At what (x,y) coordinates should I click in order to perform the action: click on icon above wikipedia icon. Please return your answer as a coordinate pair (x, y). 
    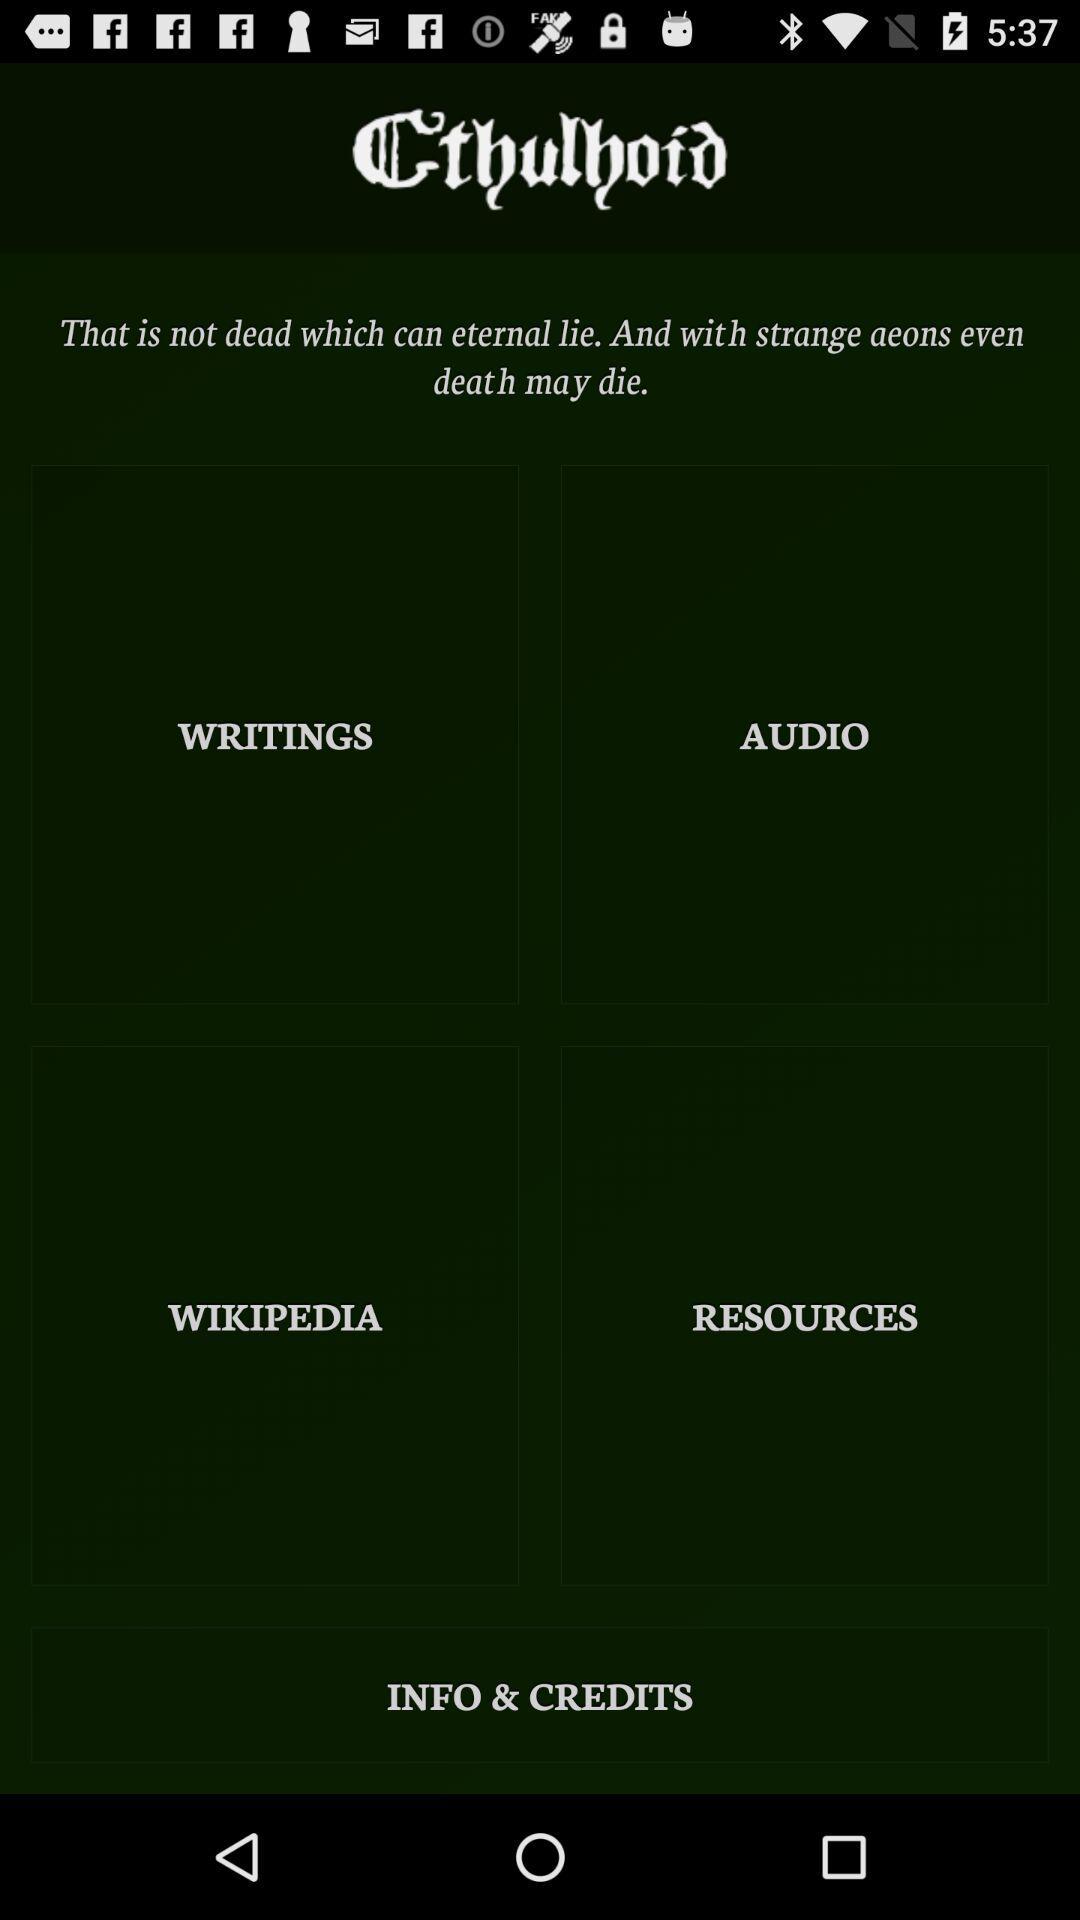
    Looking at the image, I should click on (275, 733).